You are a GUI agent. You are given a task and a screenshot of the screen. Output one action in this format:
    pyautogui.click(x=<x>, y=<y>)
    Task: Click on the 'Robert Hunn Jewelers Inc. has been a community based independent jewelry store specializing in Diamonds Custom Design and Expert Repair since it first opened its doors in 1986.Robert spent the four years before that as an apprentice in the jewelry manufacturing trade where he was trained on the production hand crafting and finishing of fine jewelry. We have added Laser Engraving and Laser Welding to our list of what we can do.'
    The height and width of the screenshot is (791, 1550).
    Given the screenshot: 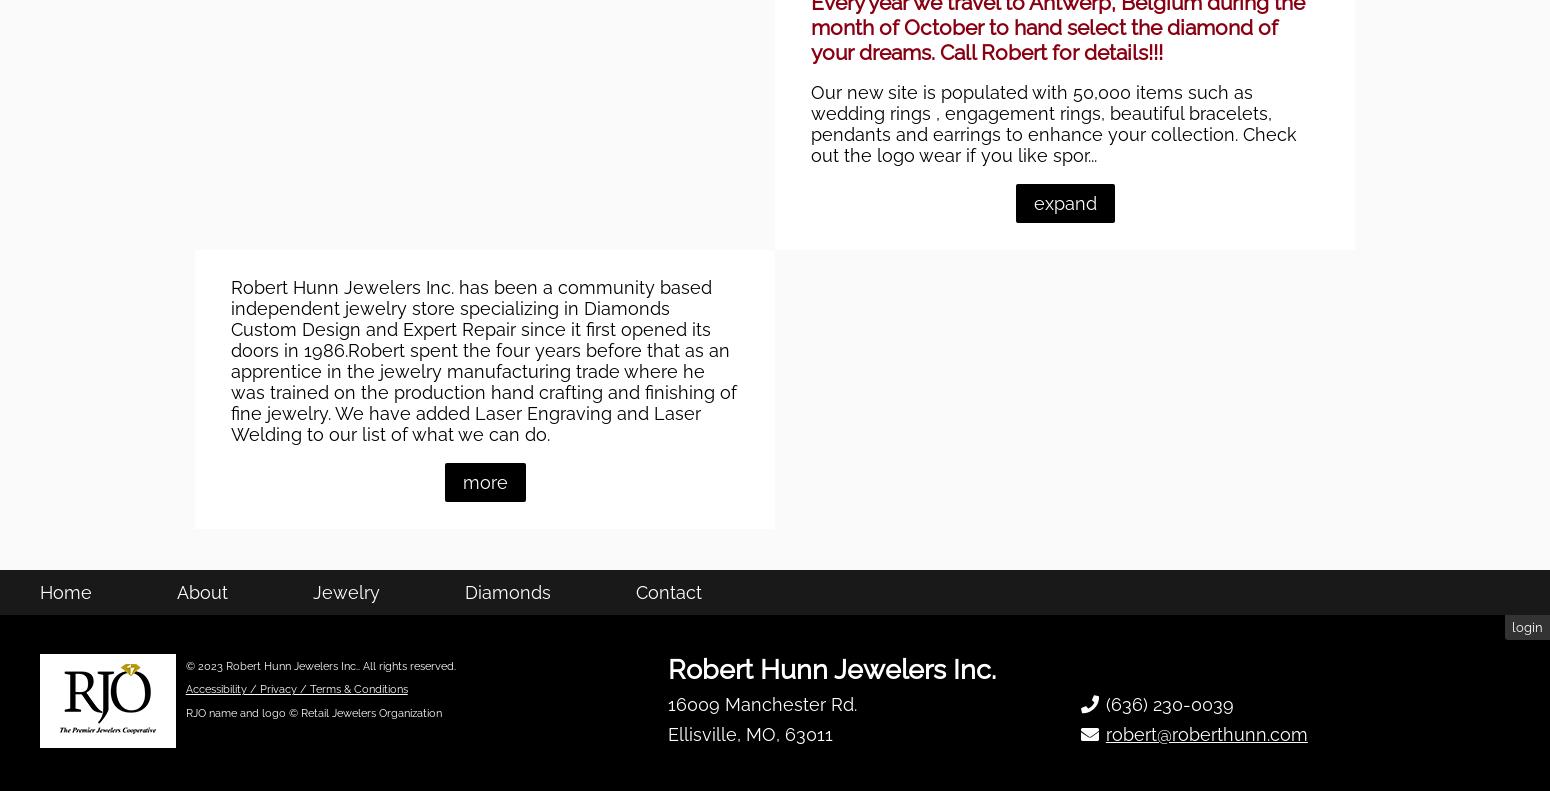 What is the action you would take?
    pyautogui.click(x=483, y=464)
    